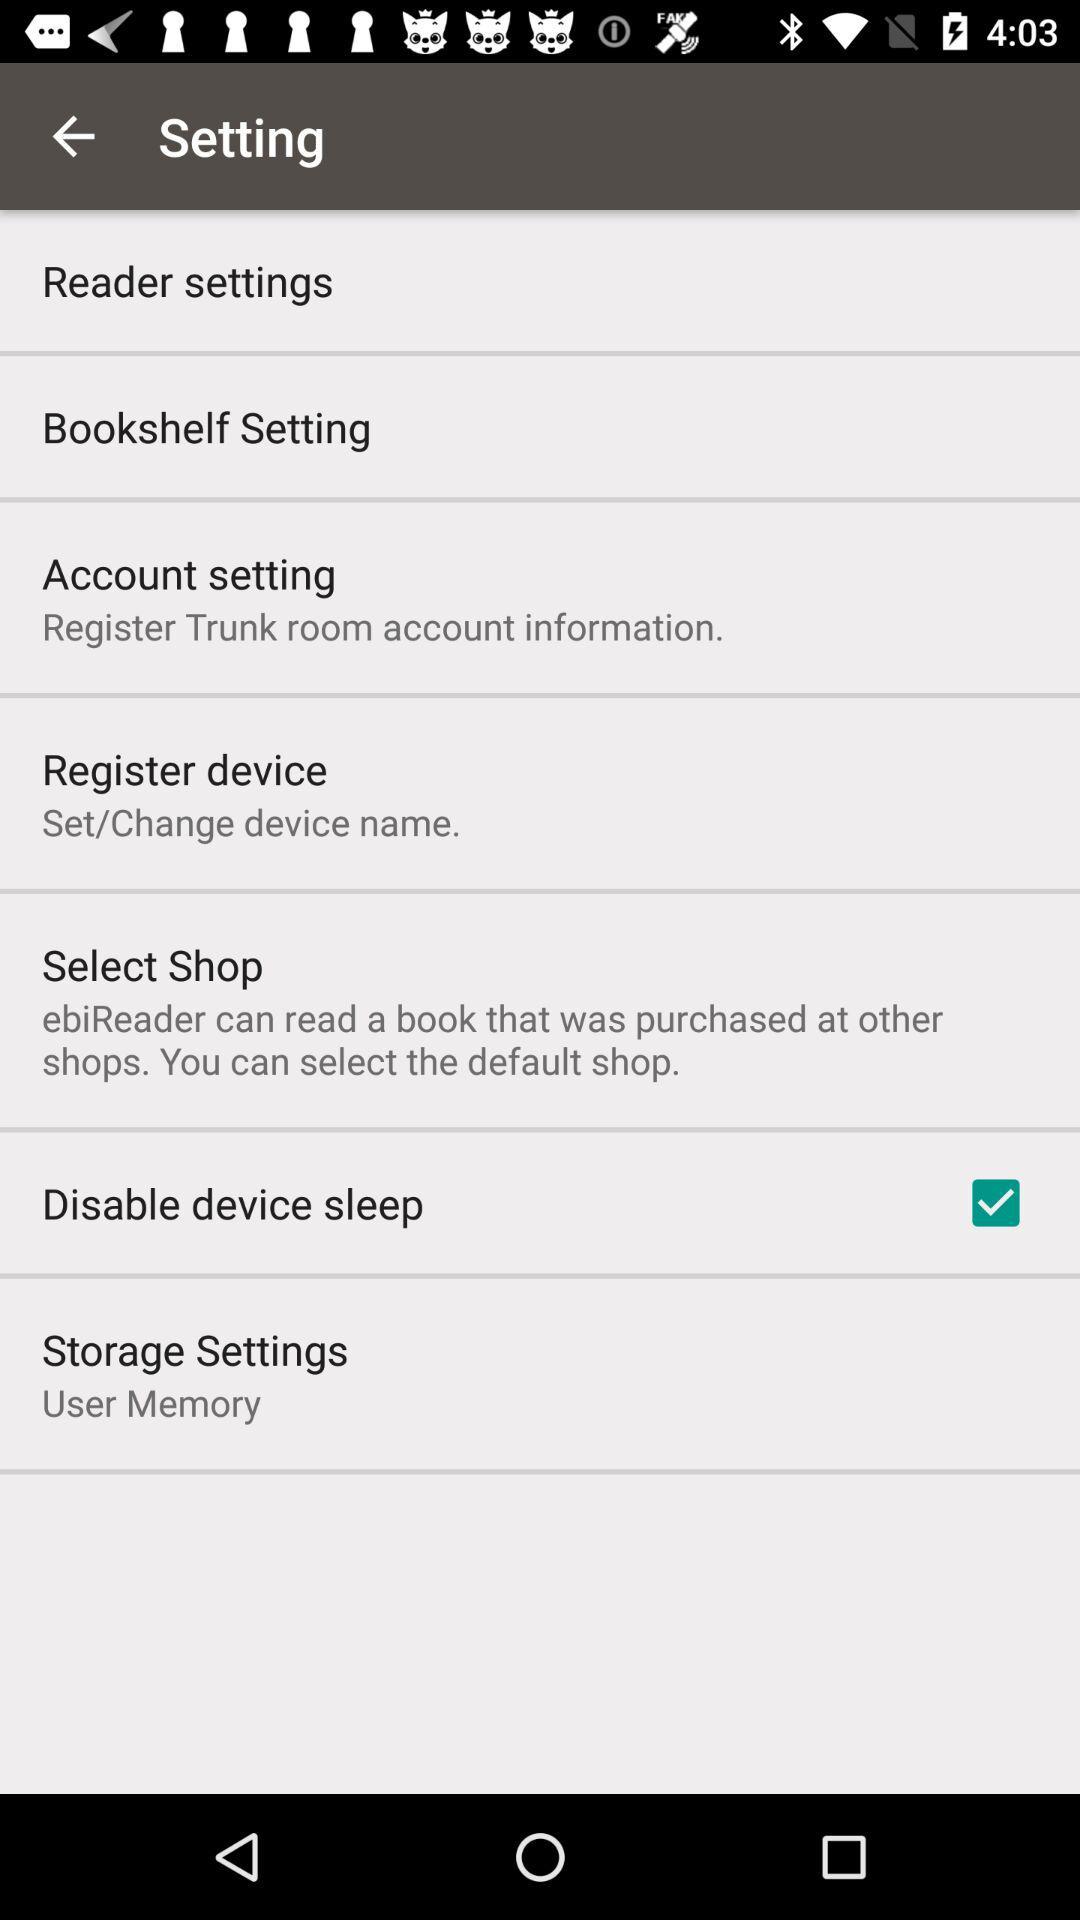 This screenshot has width=1080, height=1920. What do you see at coordinates (187, 279) in the screenshot?
I see `reader settings app` at bounding box center [187, 279].